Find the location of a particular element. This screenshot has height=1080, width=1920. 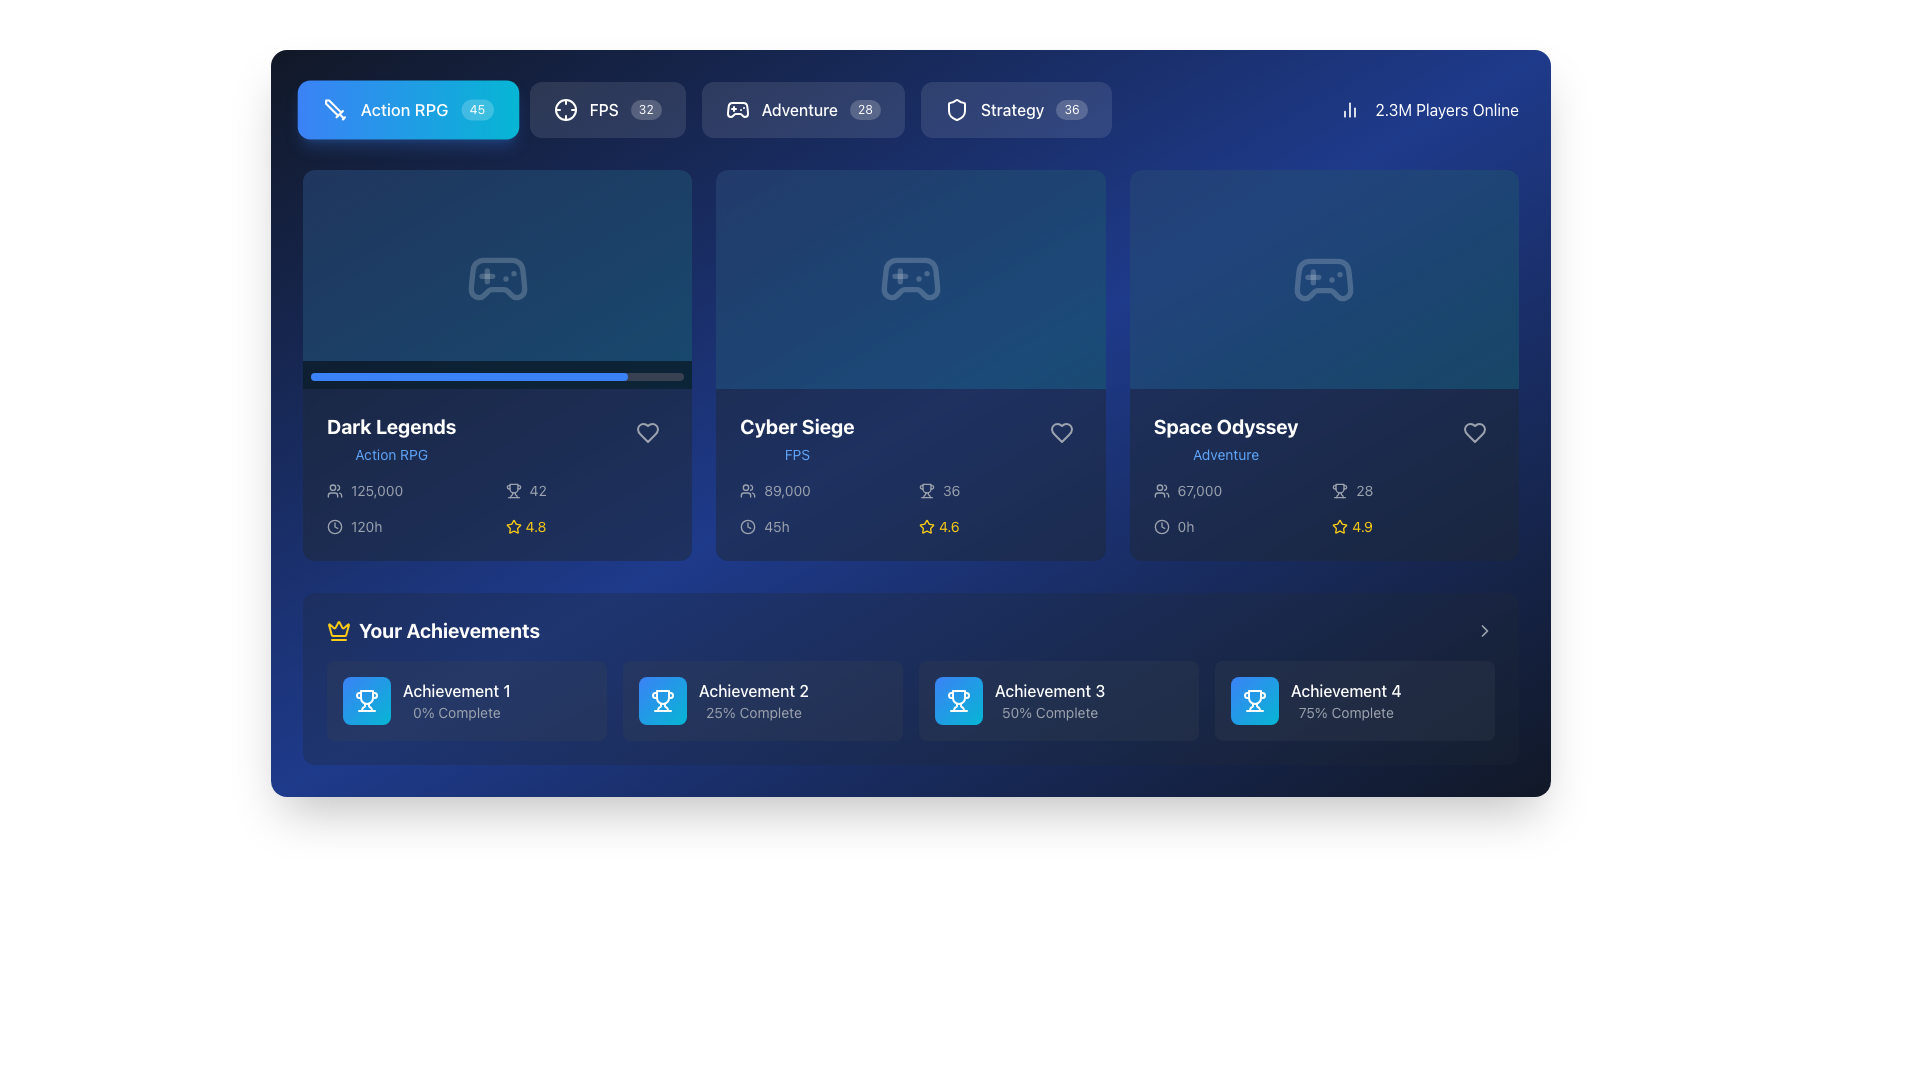

the achievement icon located in the second card section labeled 'Cyber Siege', positioned to the left of the numeric value '36' is located at coordinates (925, 490).